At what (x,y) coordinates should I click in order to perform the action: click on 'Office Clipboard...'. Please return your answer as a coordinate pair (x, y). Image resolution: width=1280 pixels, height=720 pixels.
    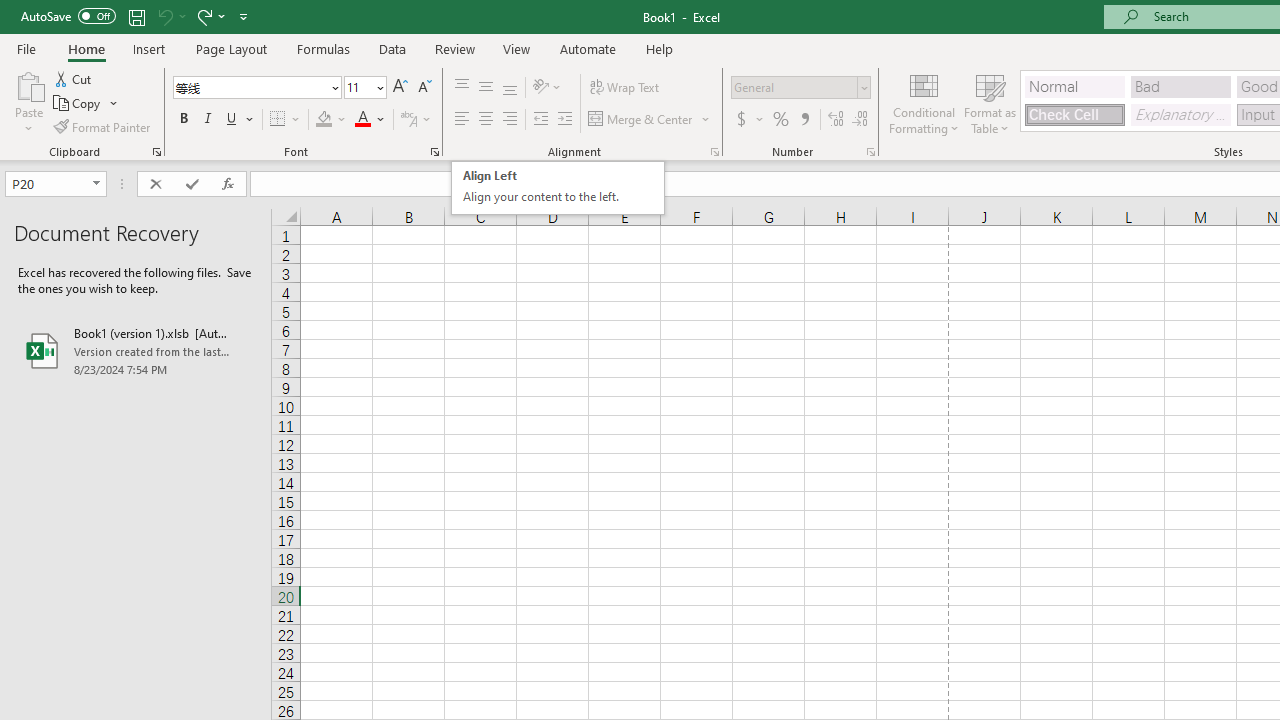
    Looking at the image, I should click on (155, 150).